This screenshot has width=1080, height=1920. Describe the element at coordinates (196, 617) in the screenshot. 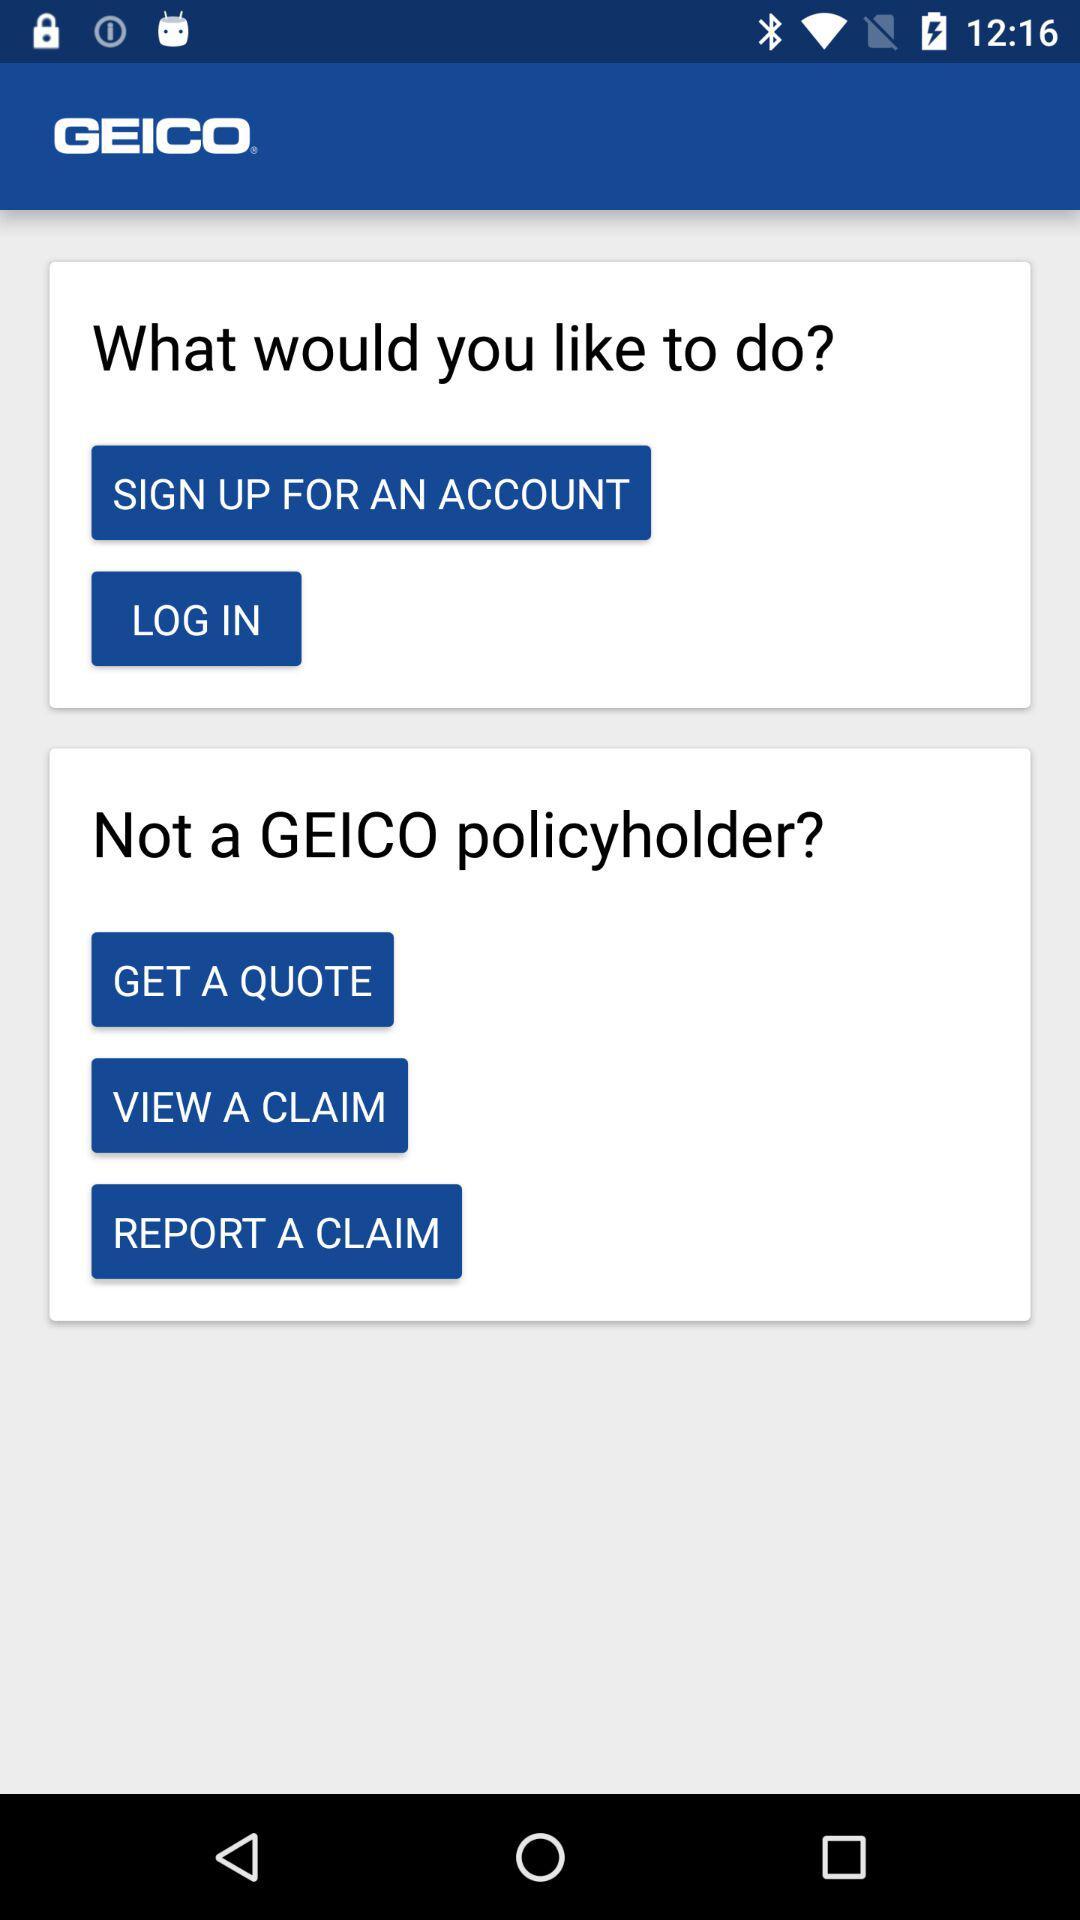

I see `the log in` at that location.